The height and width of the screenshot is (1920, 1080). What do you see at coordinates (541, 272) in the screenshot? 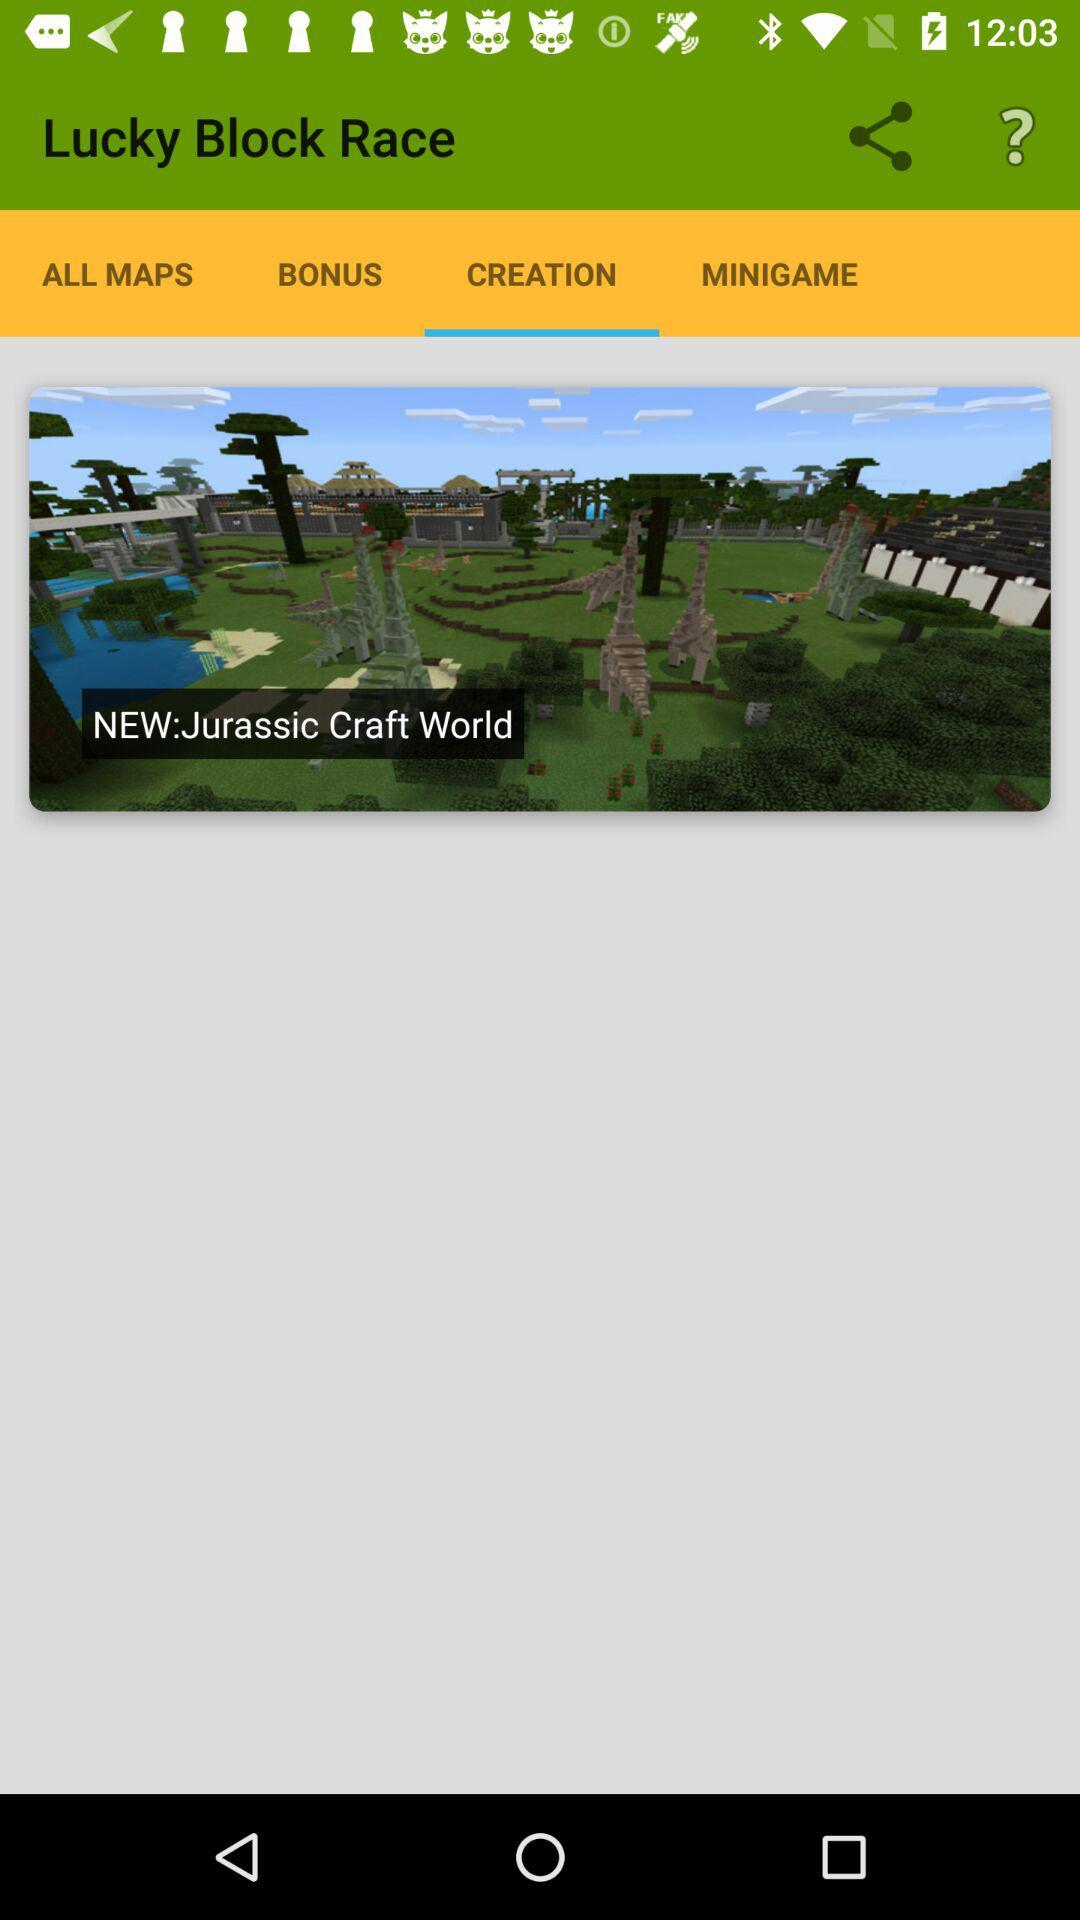
I see `item to the right of the bonus` at bounding box center [541, 272].